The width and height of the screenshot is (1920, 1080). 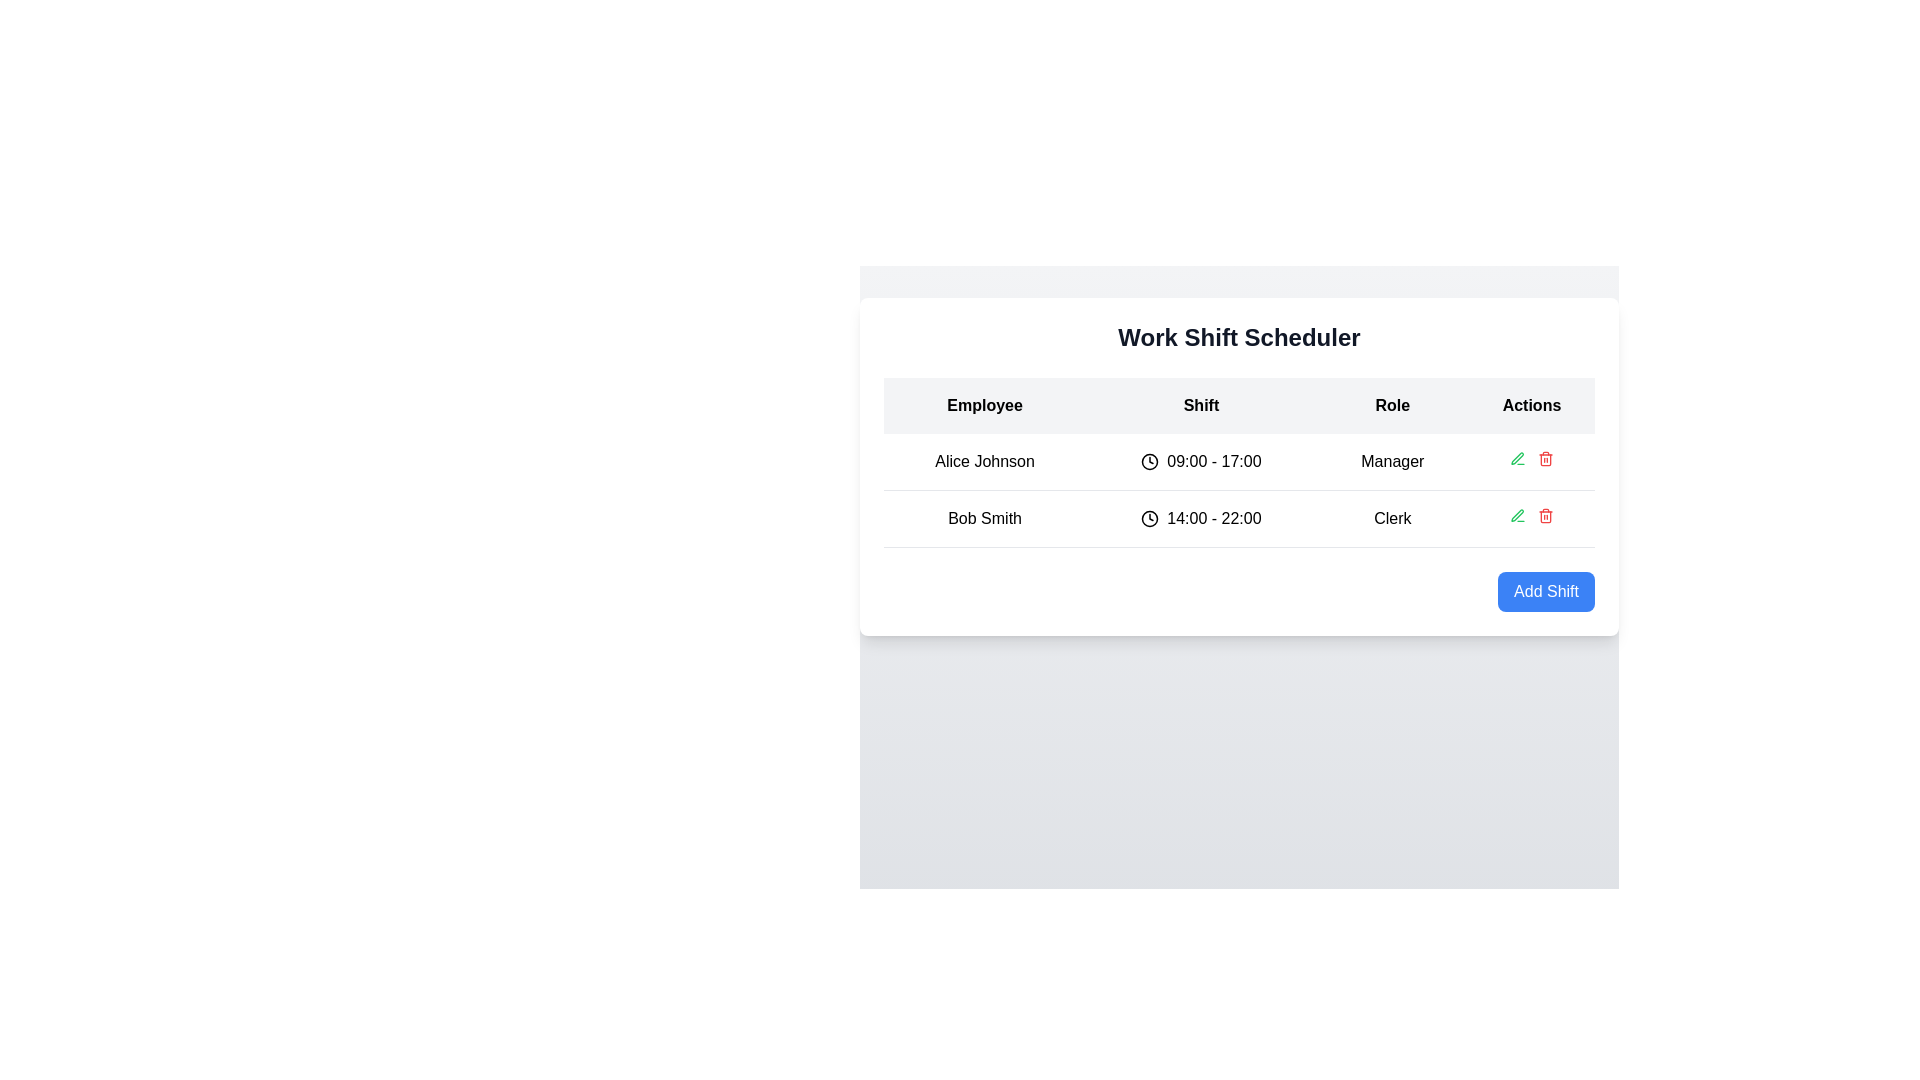 I want to click on the static text element indicating the role designation 'Manager' for the individual 'Alice Johnson' in the third column of the table, so click(x=1391, y=462).